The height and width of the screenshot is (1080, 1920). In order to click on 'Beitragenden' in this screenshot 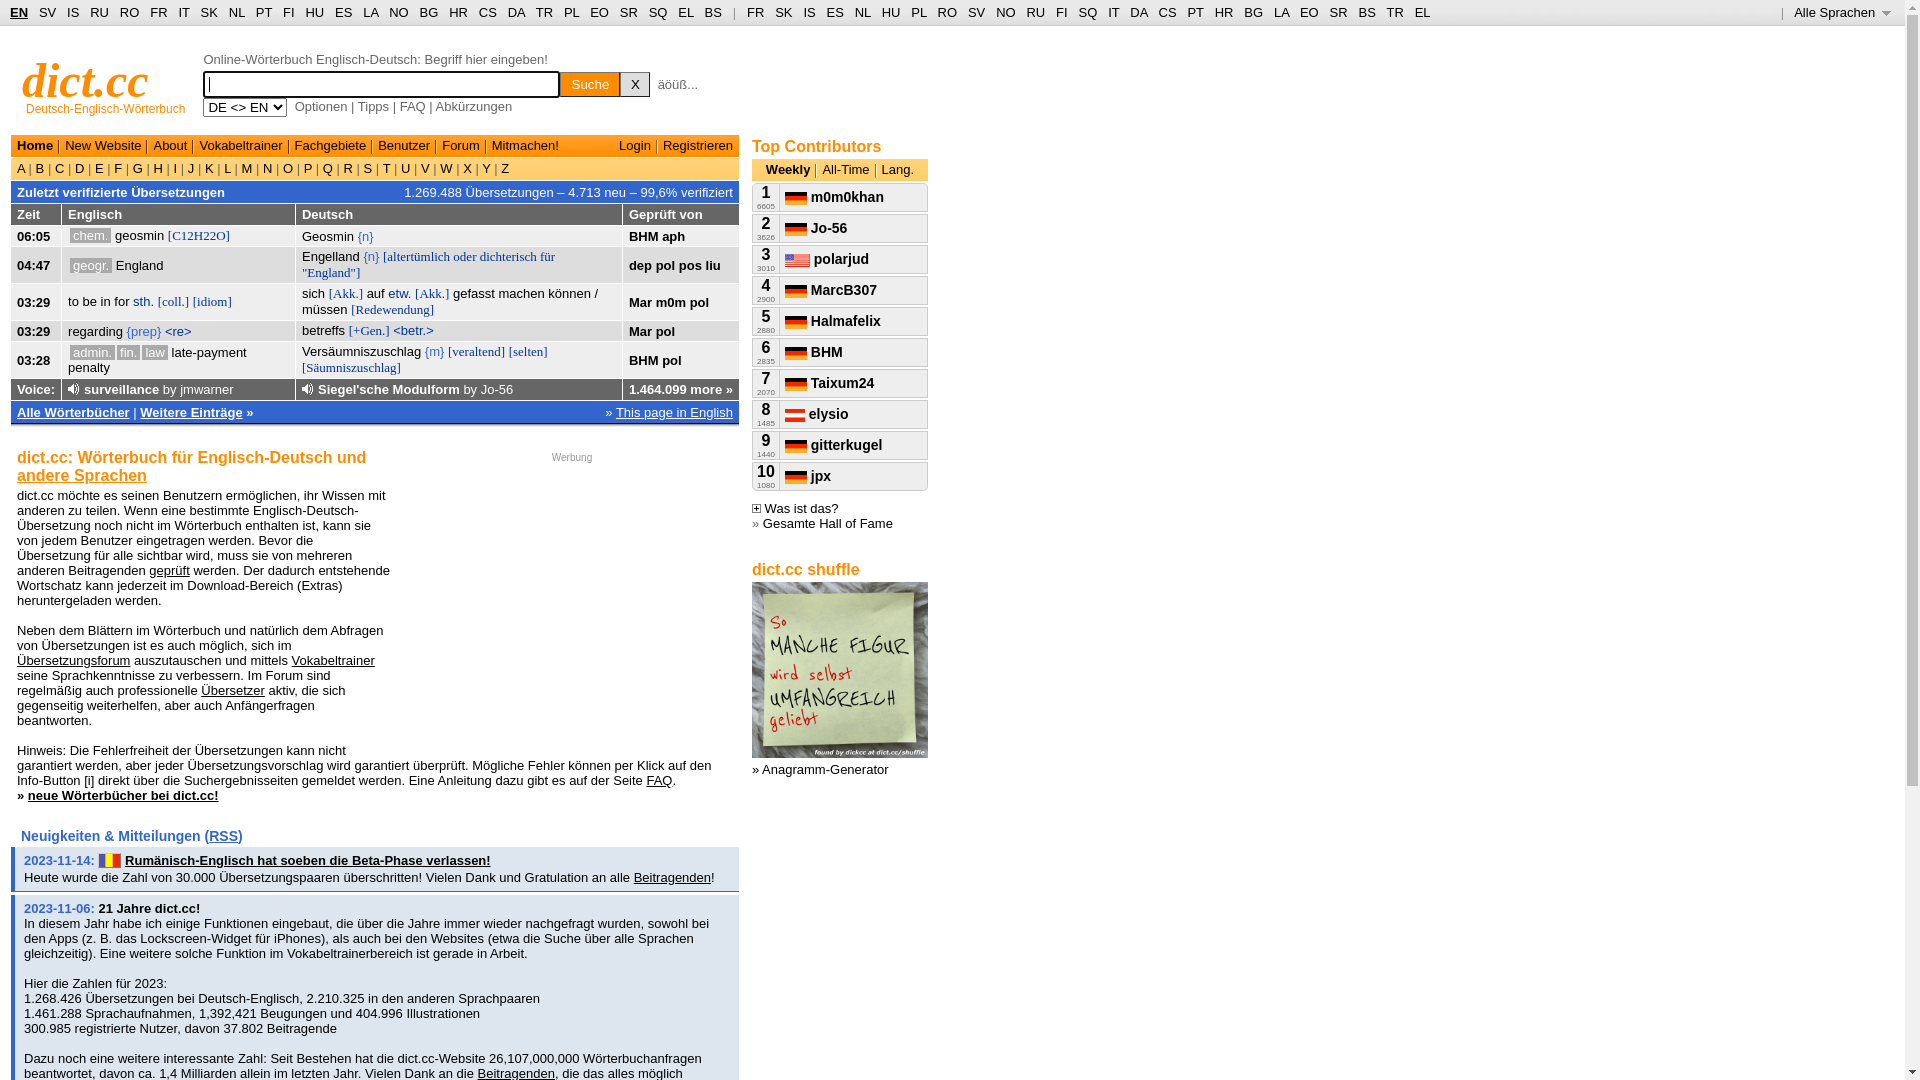, I will do `click(672, 876)`.